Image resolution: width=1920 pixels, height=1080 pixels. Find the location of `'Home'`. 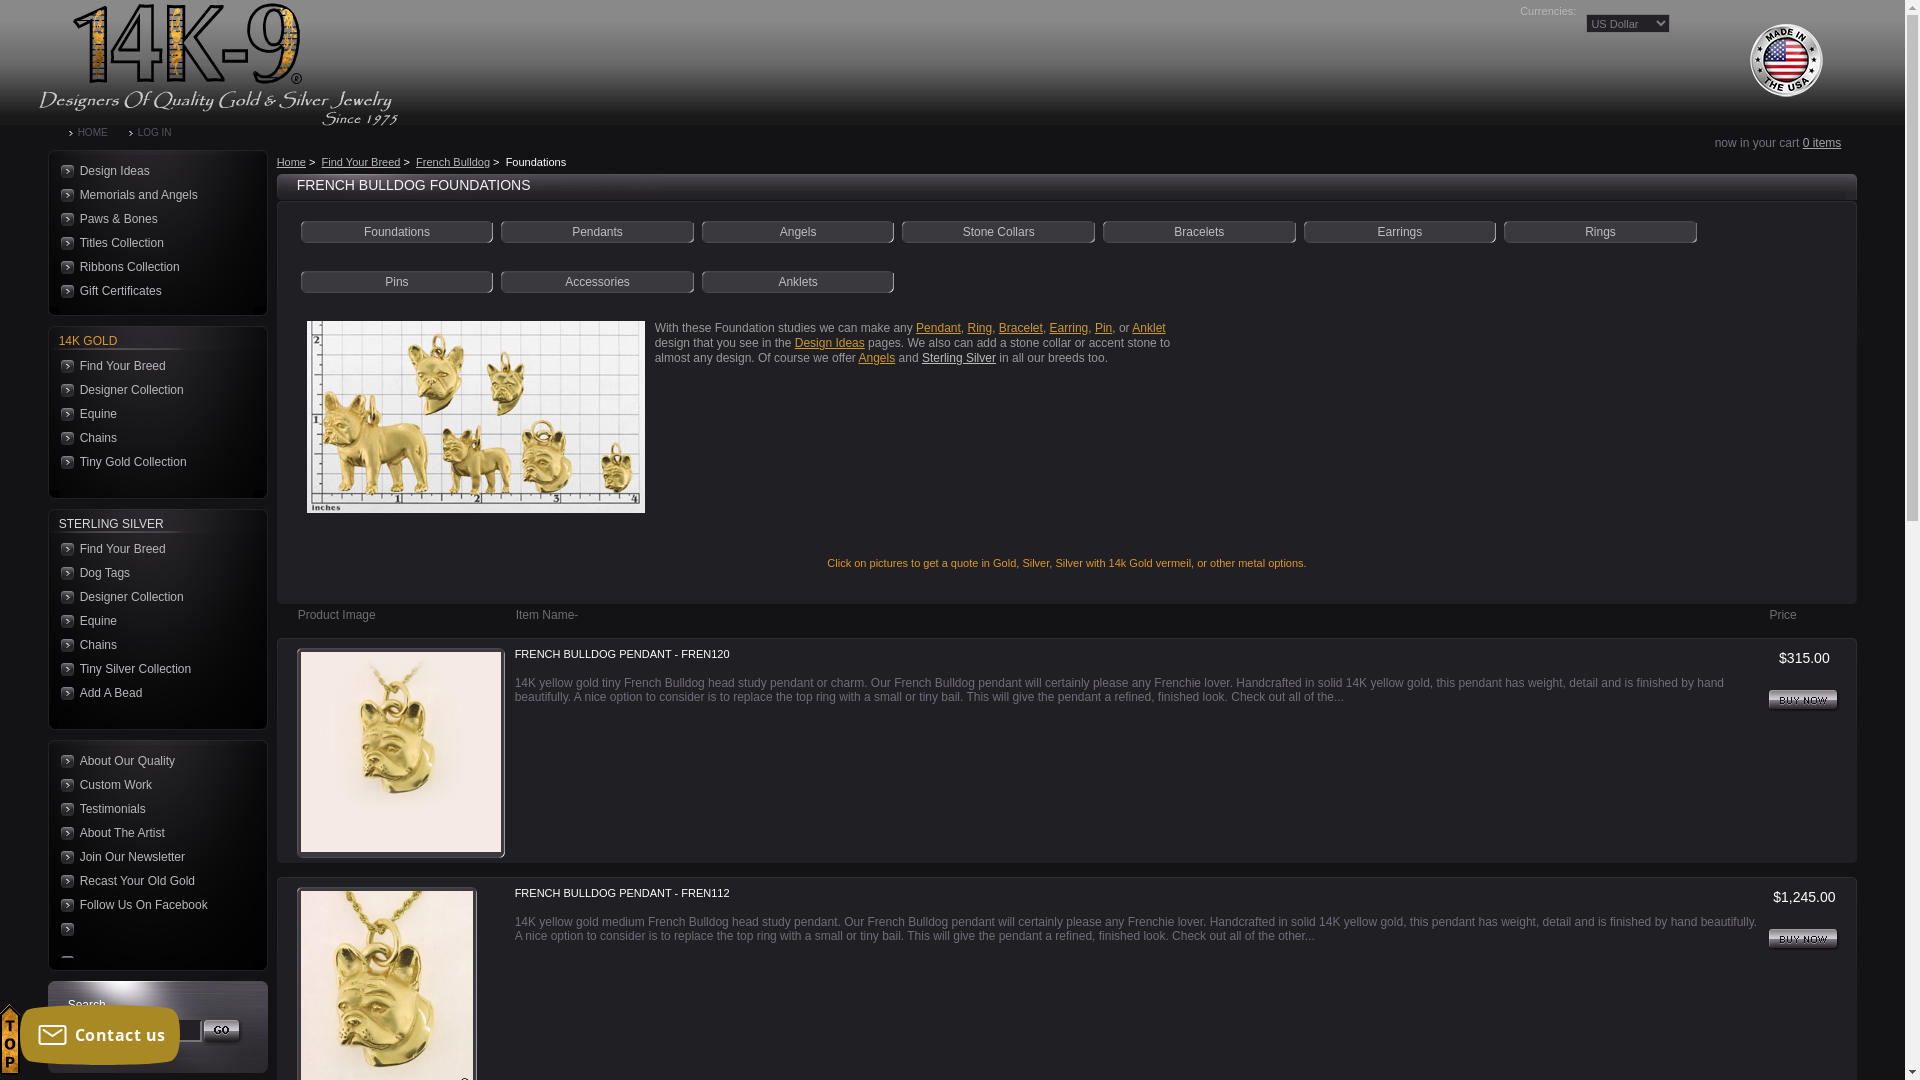

'Home' is located at coordinates (290, 161).